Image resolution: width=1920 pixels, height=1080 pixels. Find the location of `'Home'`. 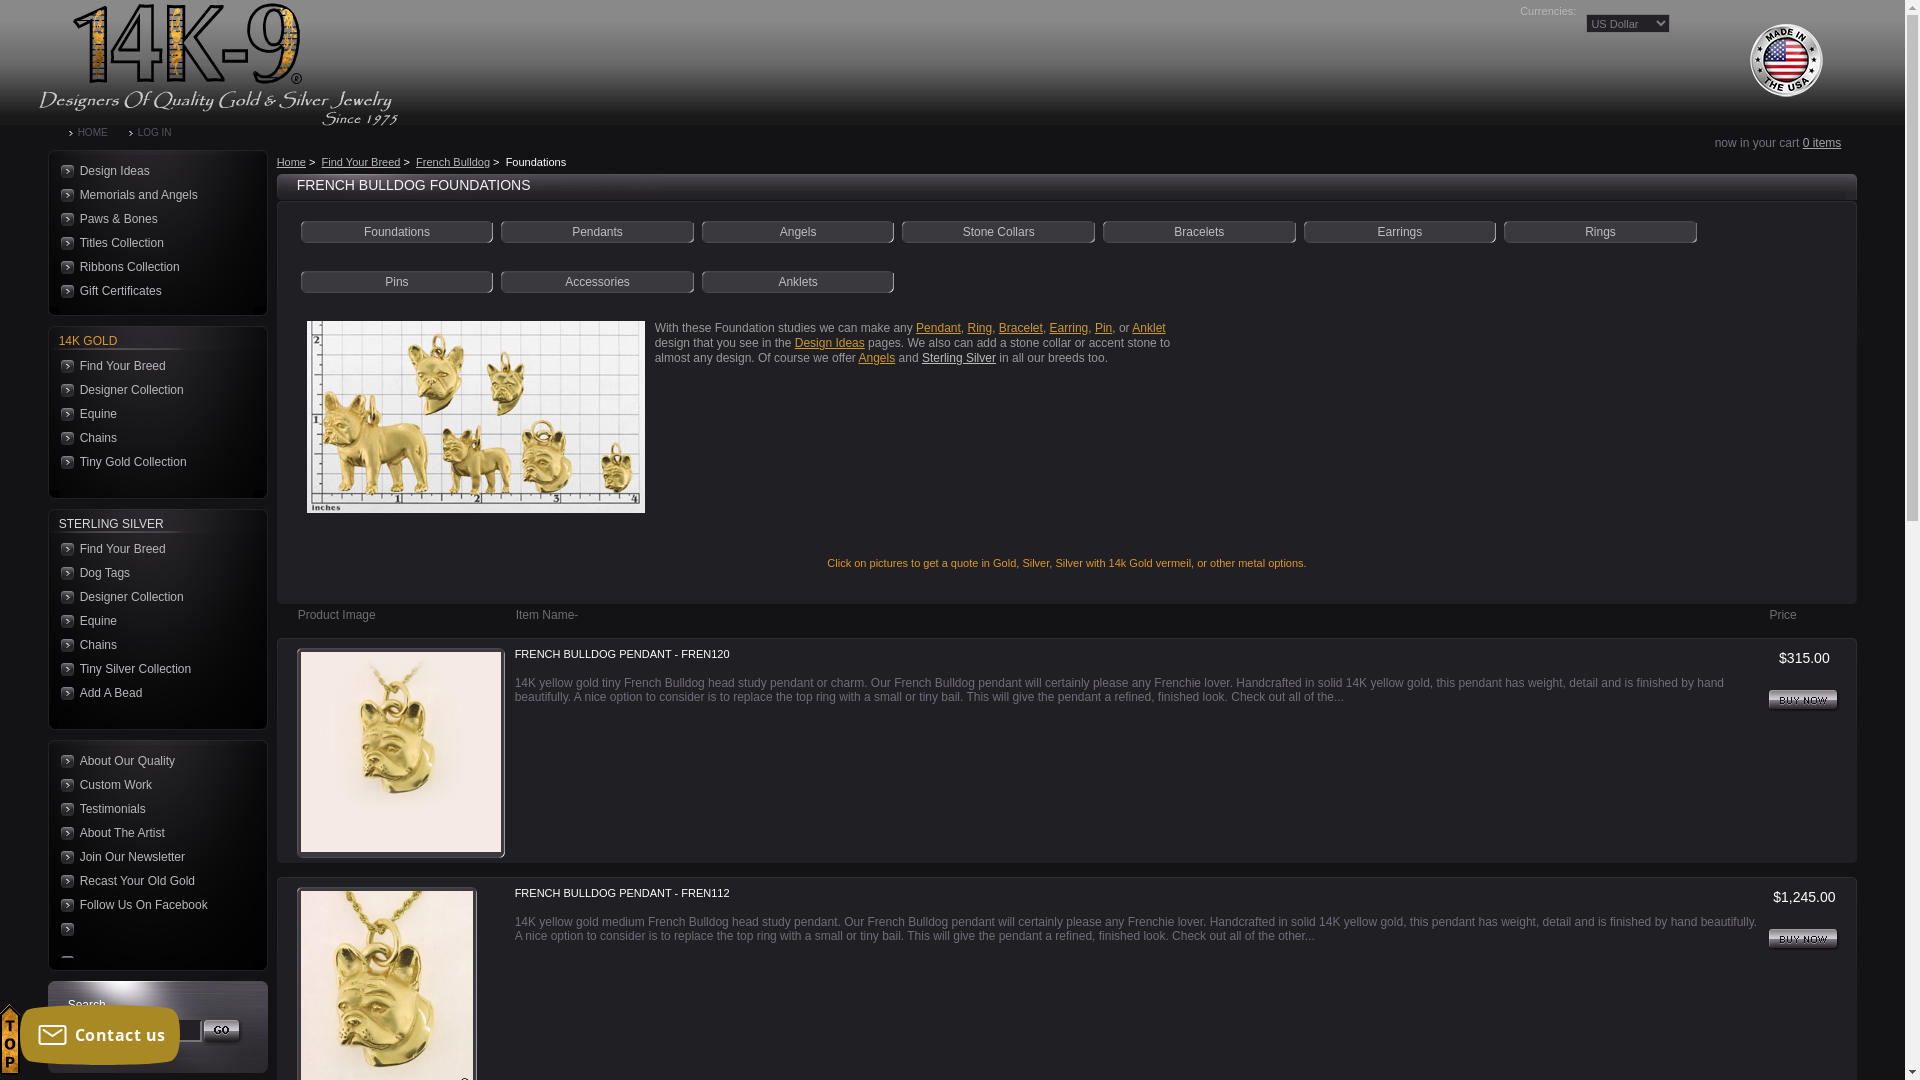

'Home' is located at coordinates (290, 161).